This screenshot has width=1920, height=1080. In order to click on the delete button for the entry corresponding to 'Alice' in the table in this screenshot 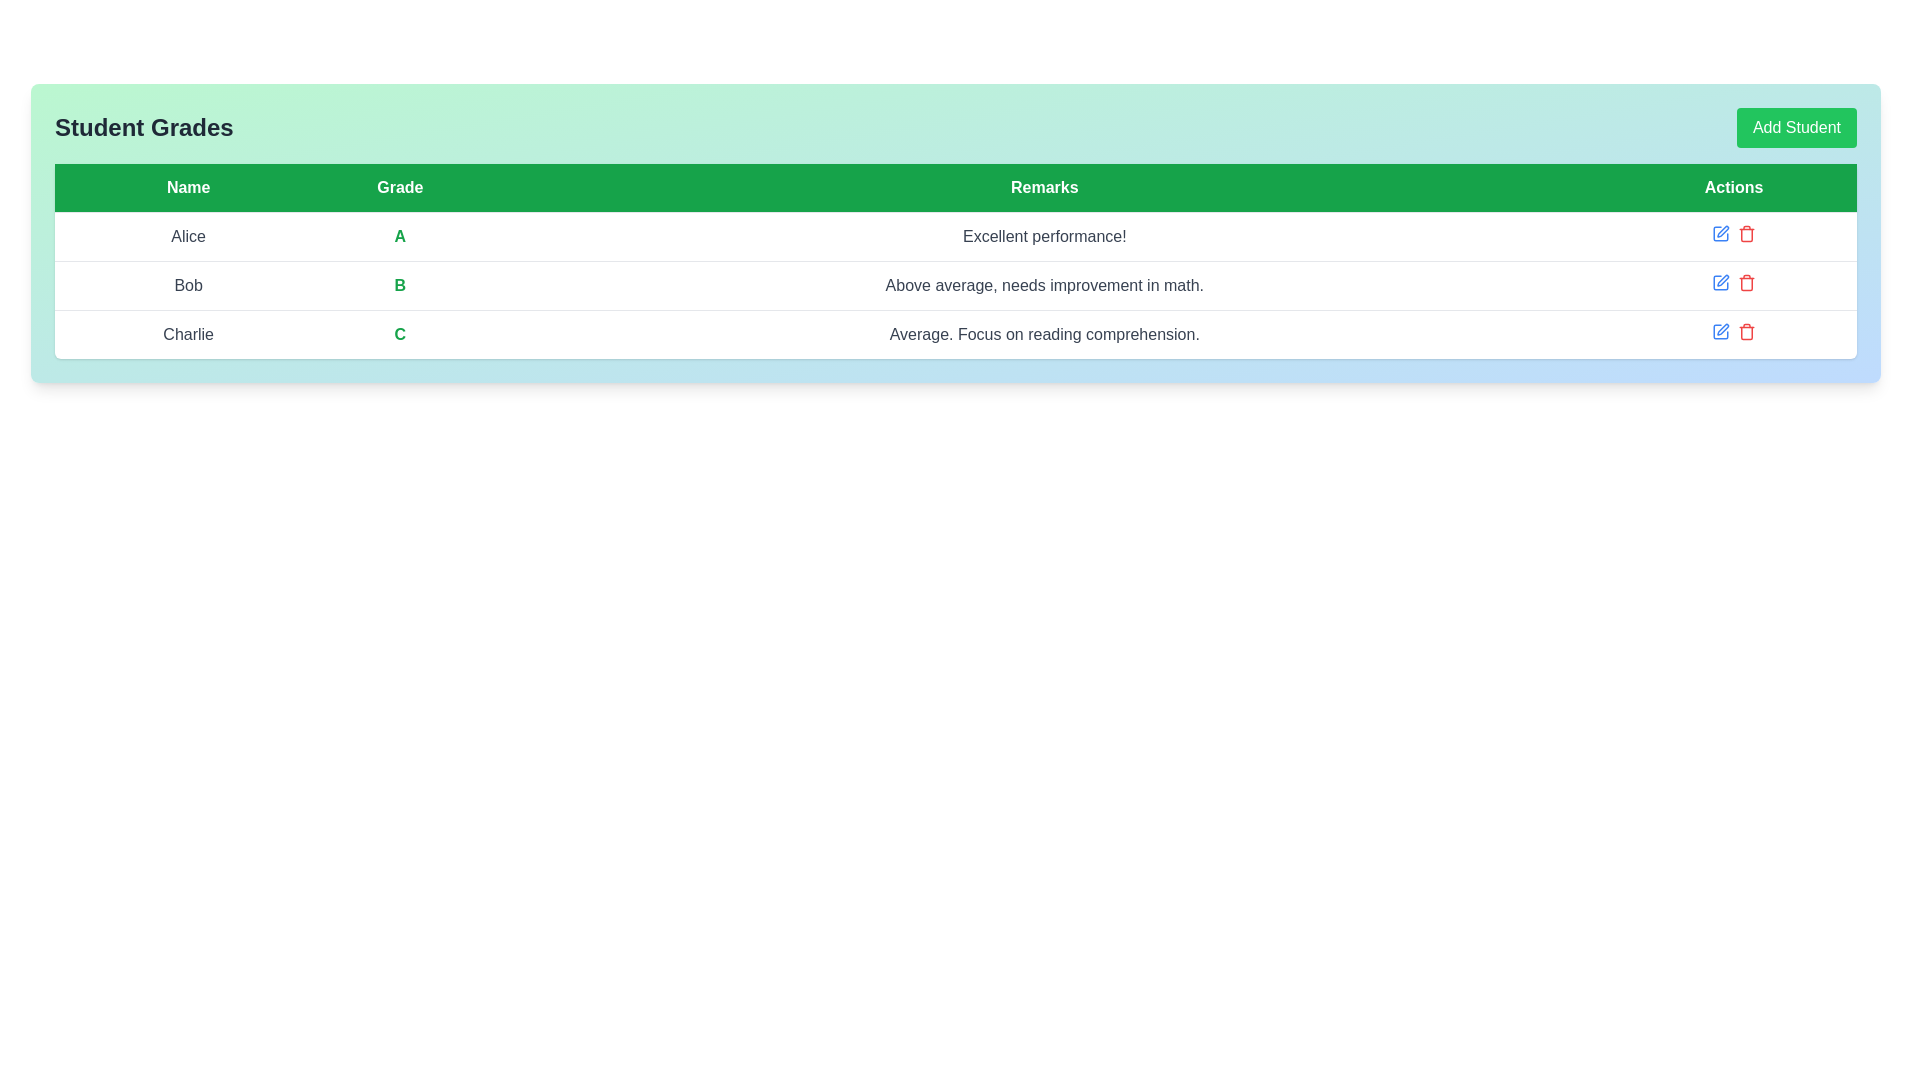, I will do `click(1746, 233)`.